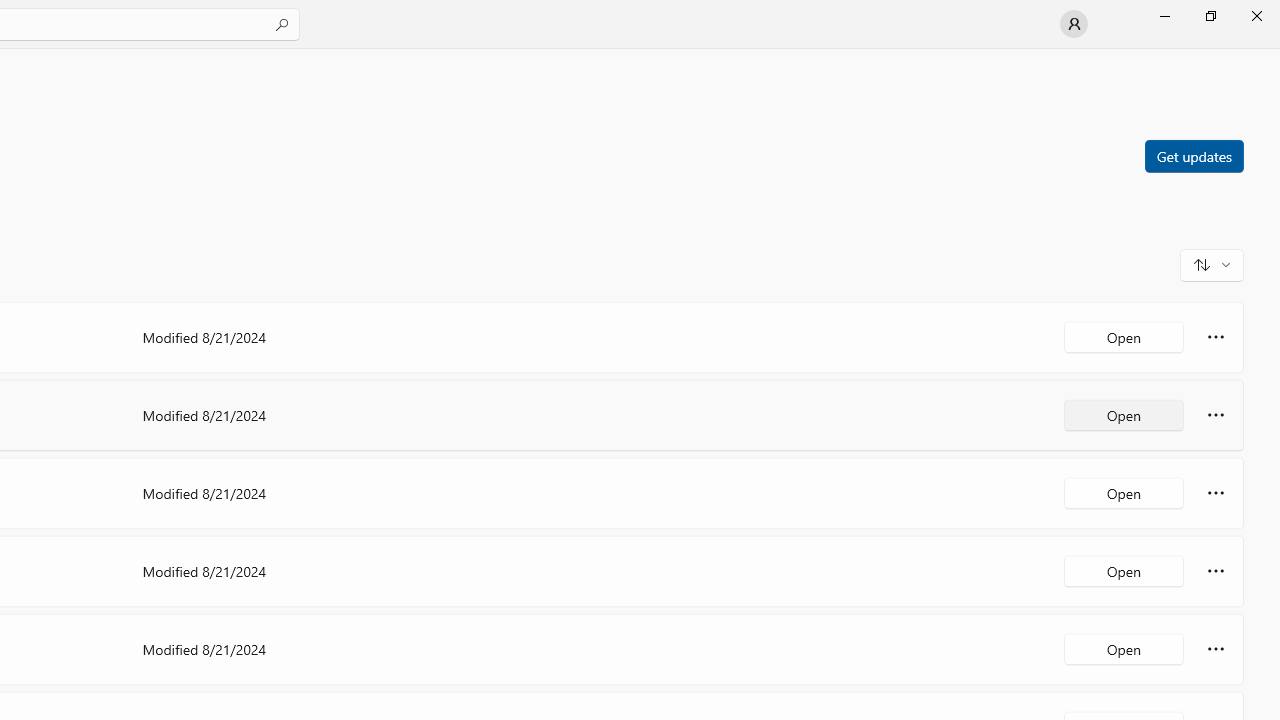 Image resolution: width=1280 pixels, height=720 pixels. I want to click on 'Get updates', so click(1193, 154).